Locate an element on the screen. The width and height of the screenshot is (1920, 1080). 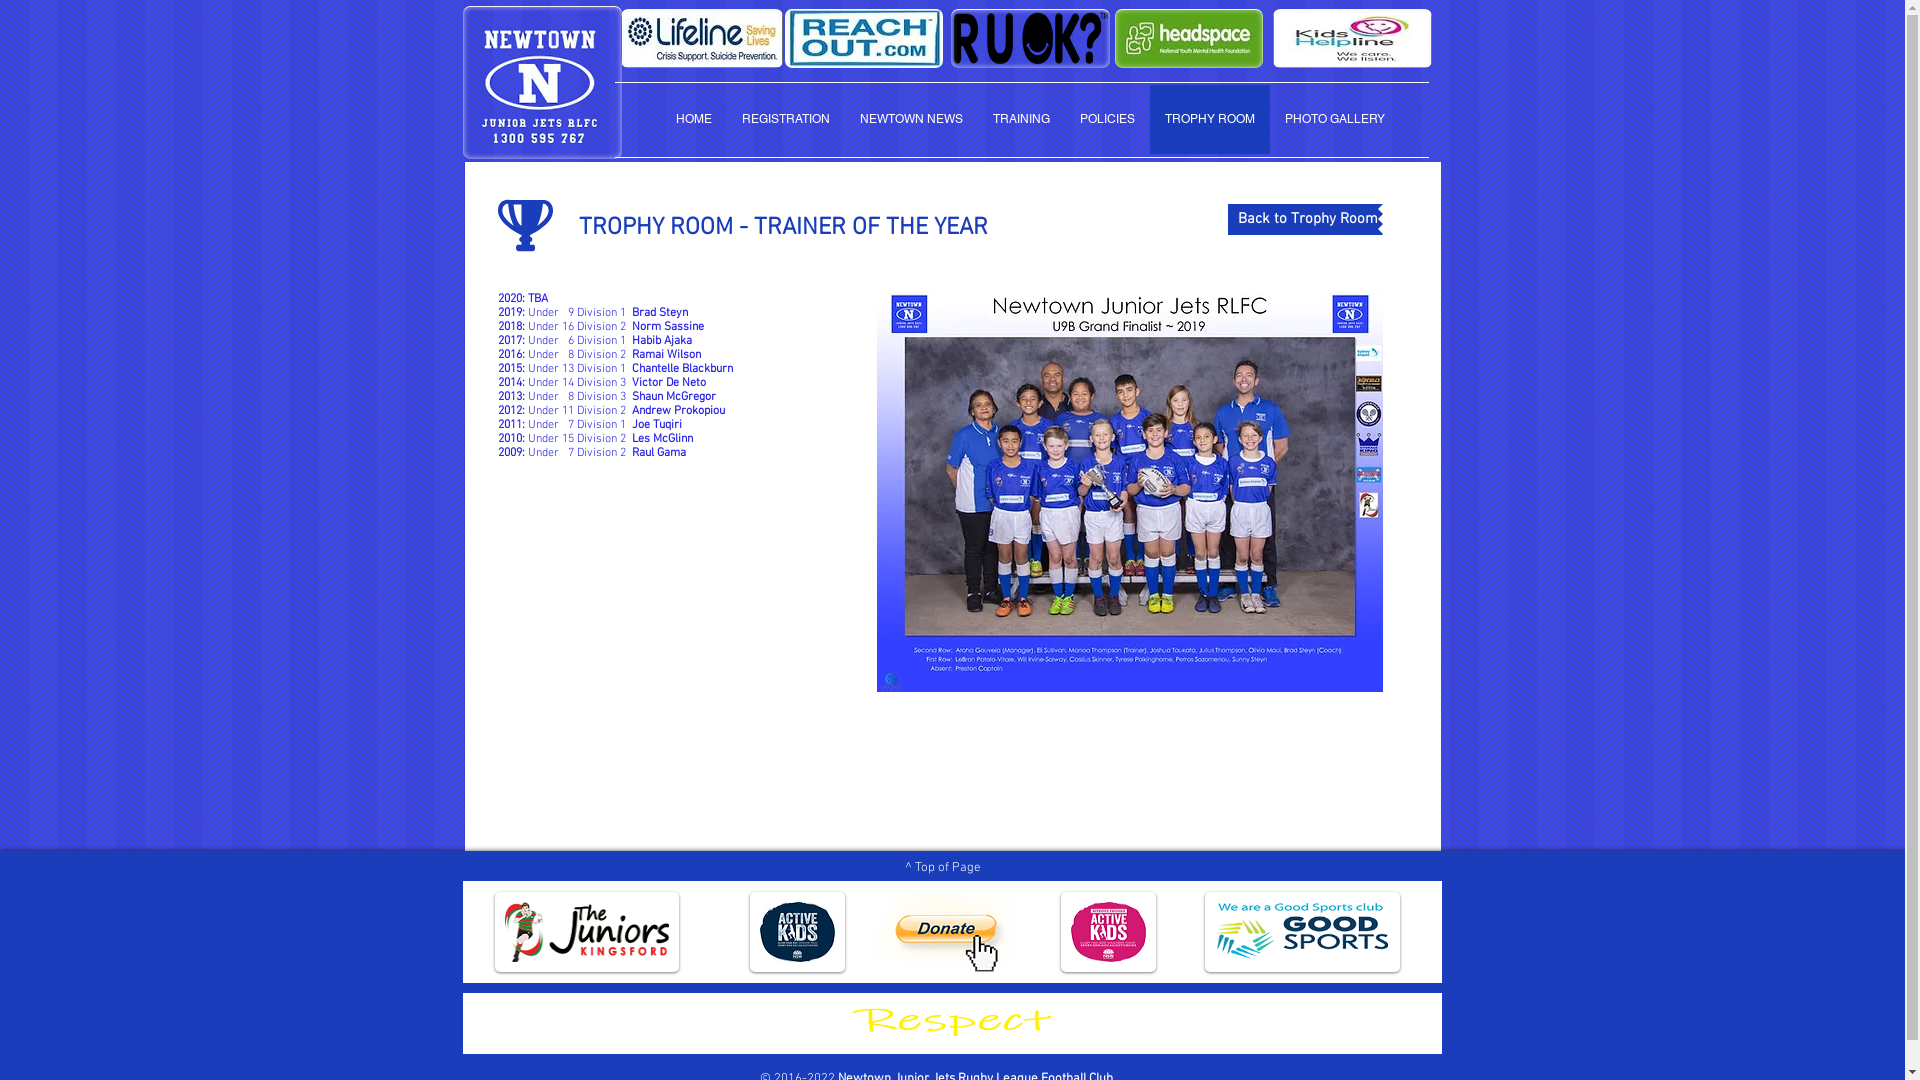
'good sports club.png' is located at coordinates (1301, 932).